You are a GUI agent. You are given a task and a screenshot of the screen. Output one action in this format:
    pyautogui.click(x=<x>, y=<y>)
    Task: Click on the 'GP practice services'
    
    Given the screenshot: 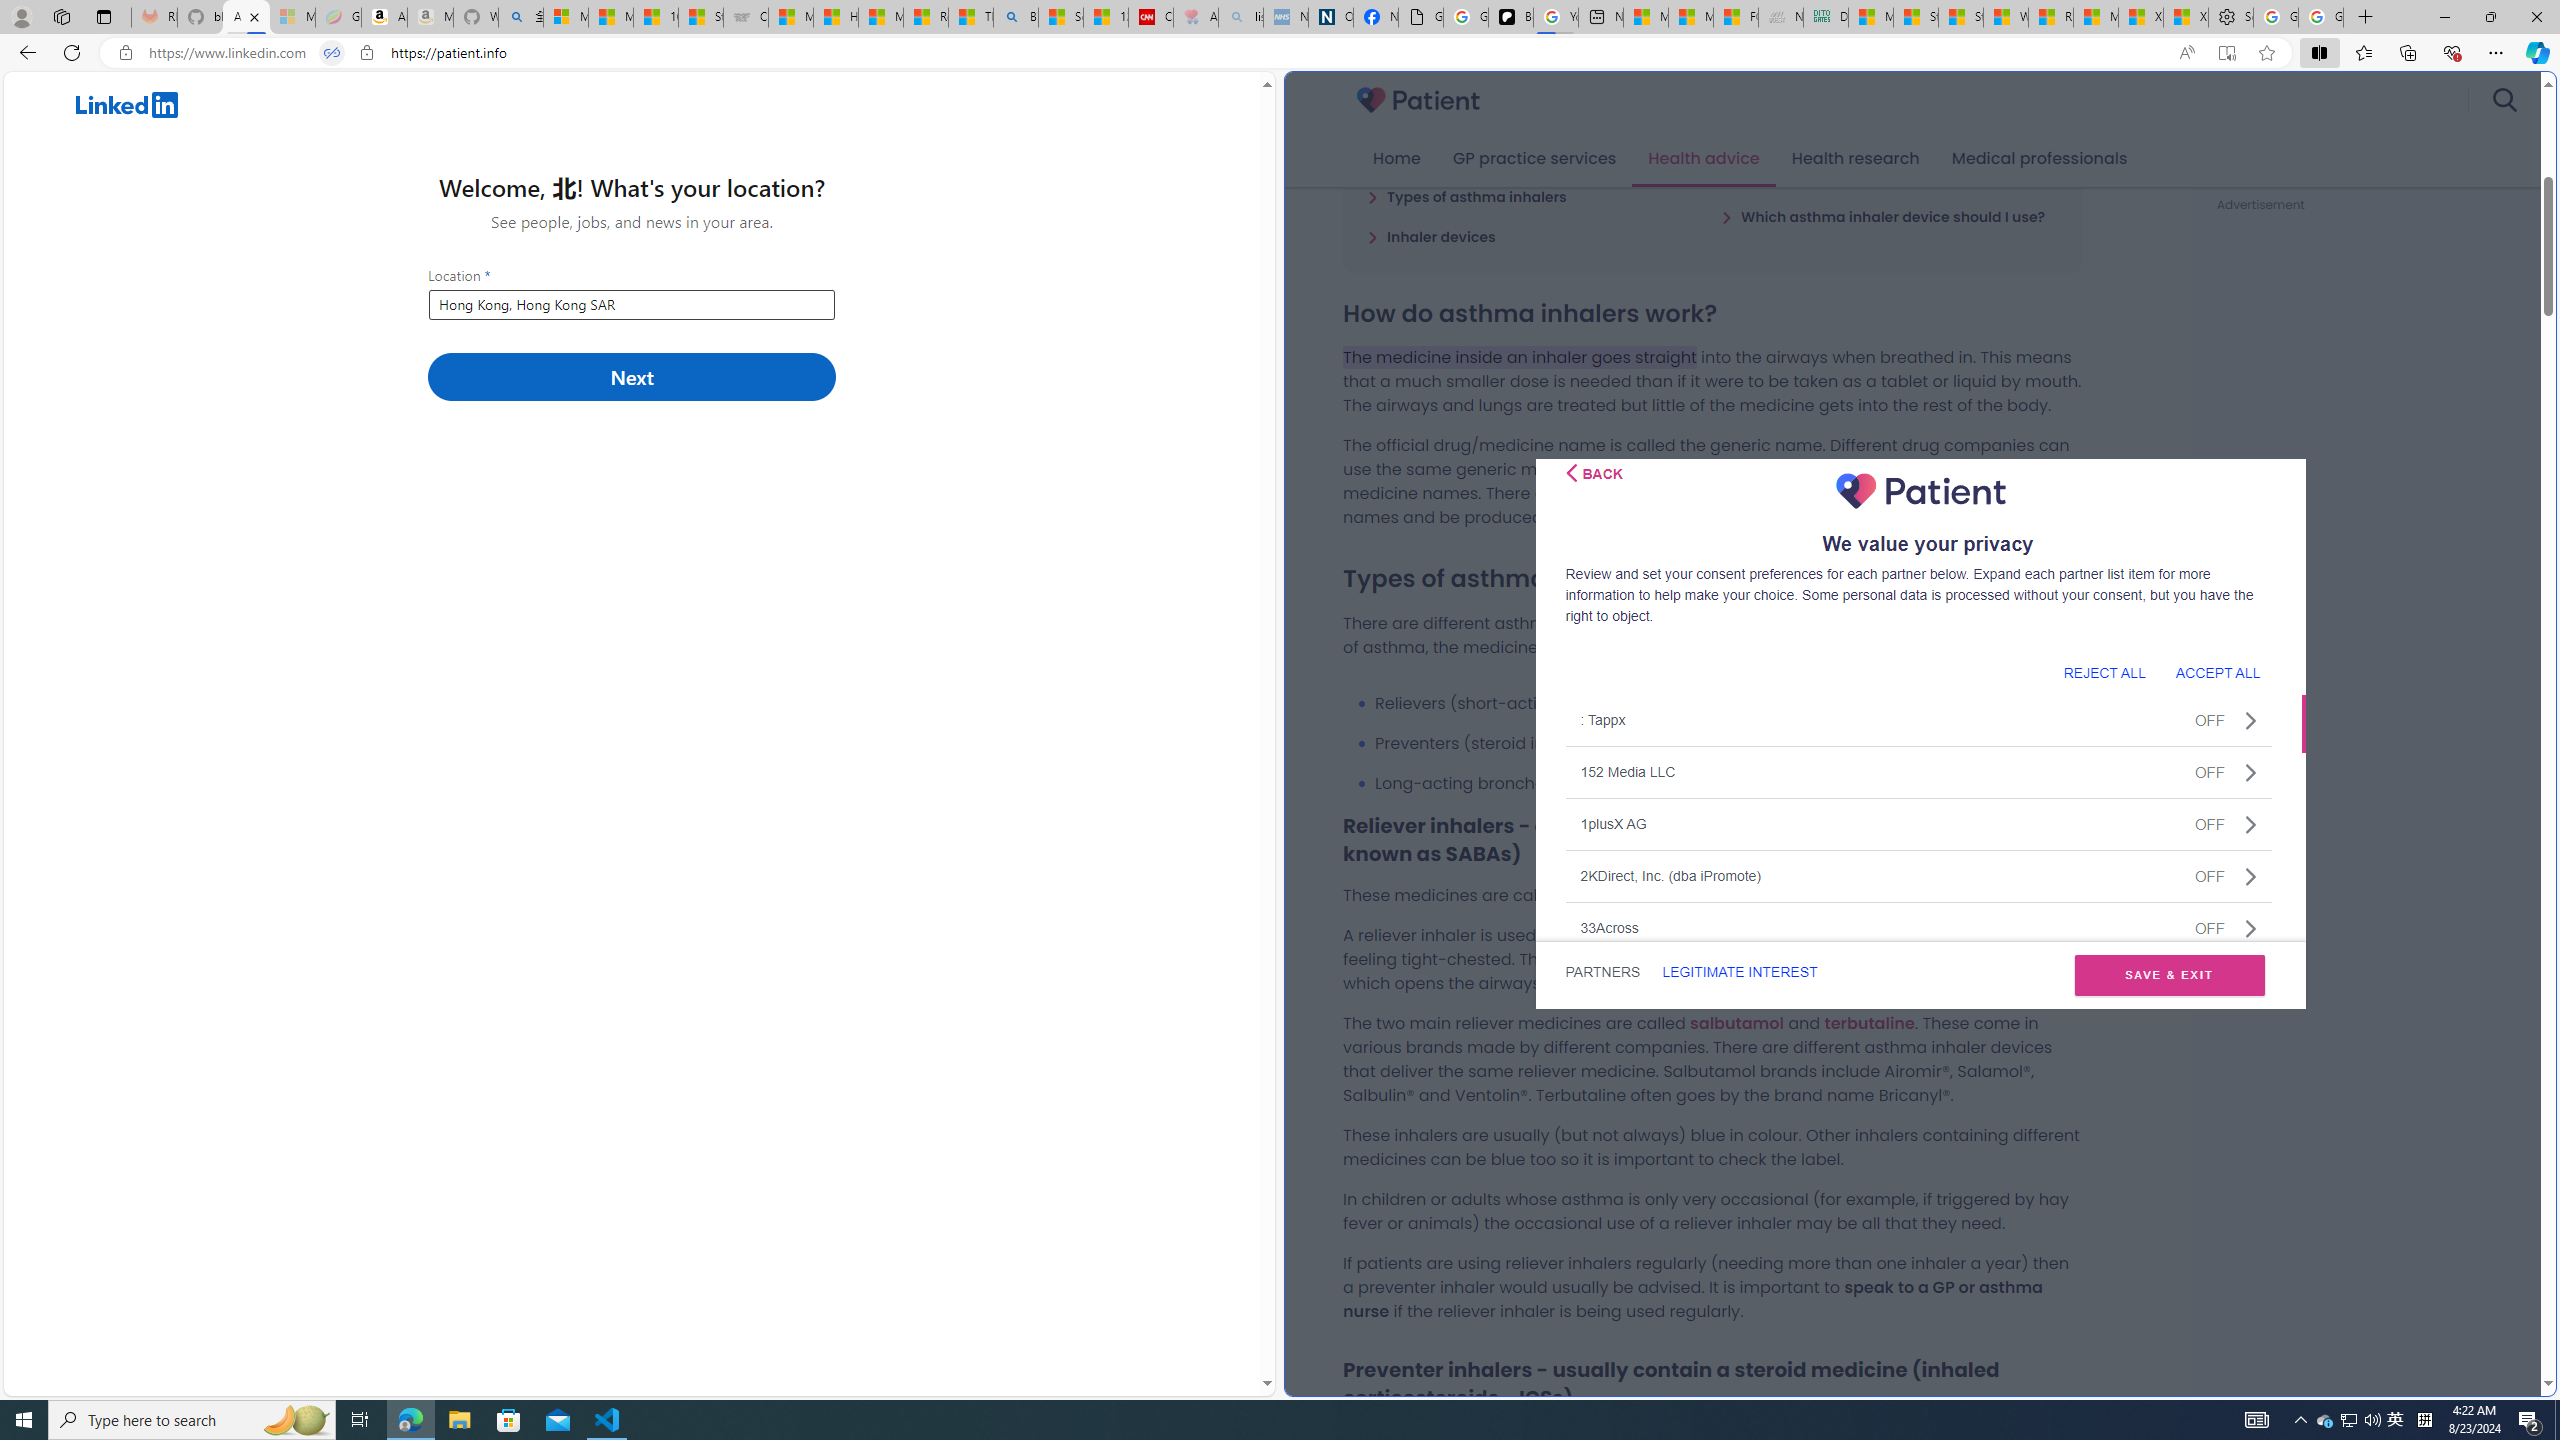 What is the action you would take?
    pyautogui.click(x=1533, y=158)
    